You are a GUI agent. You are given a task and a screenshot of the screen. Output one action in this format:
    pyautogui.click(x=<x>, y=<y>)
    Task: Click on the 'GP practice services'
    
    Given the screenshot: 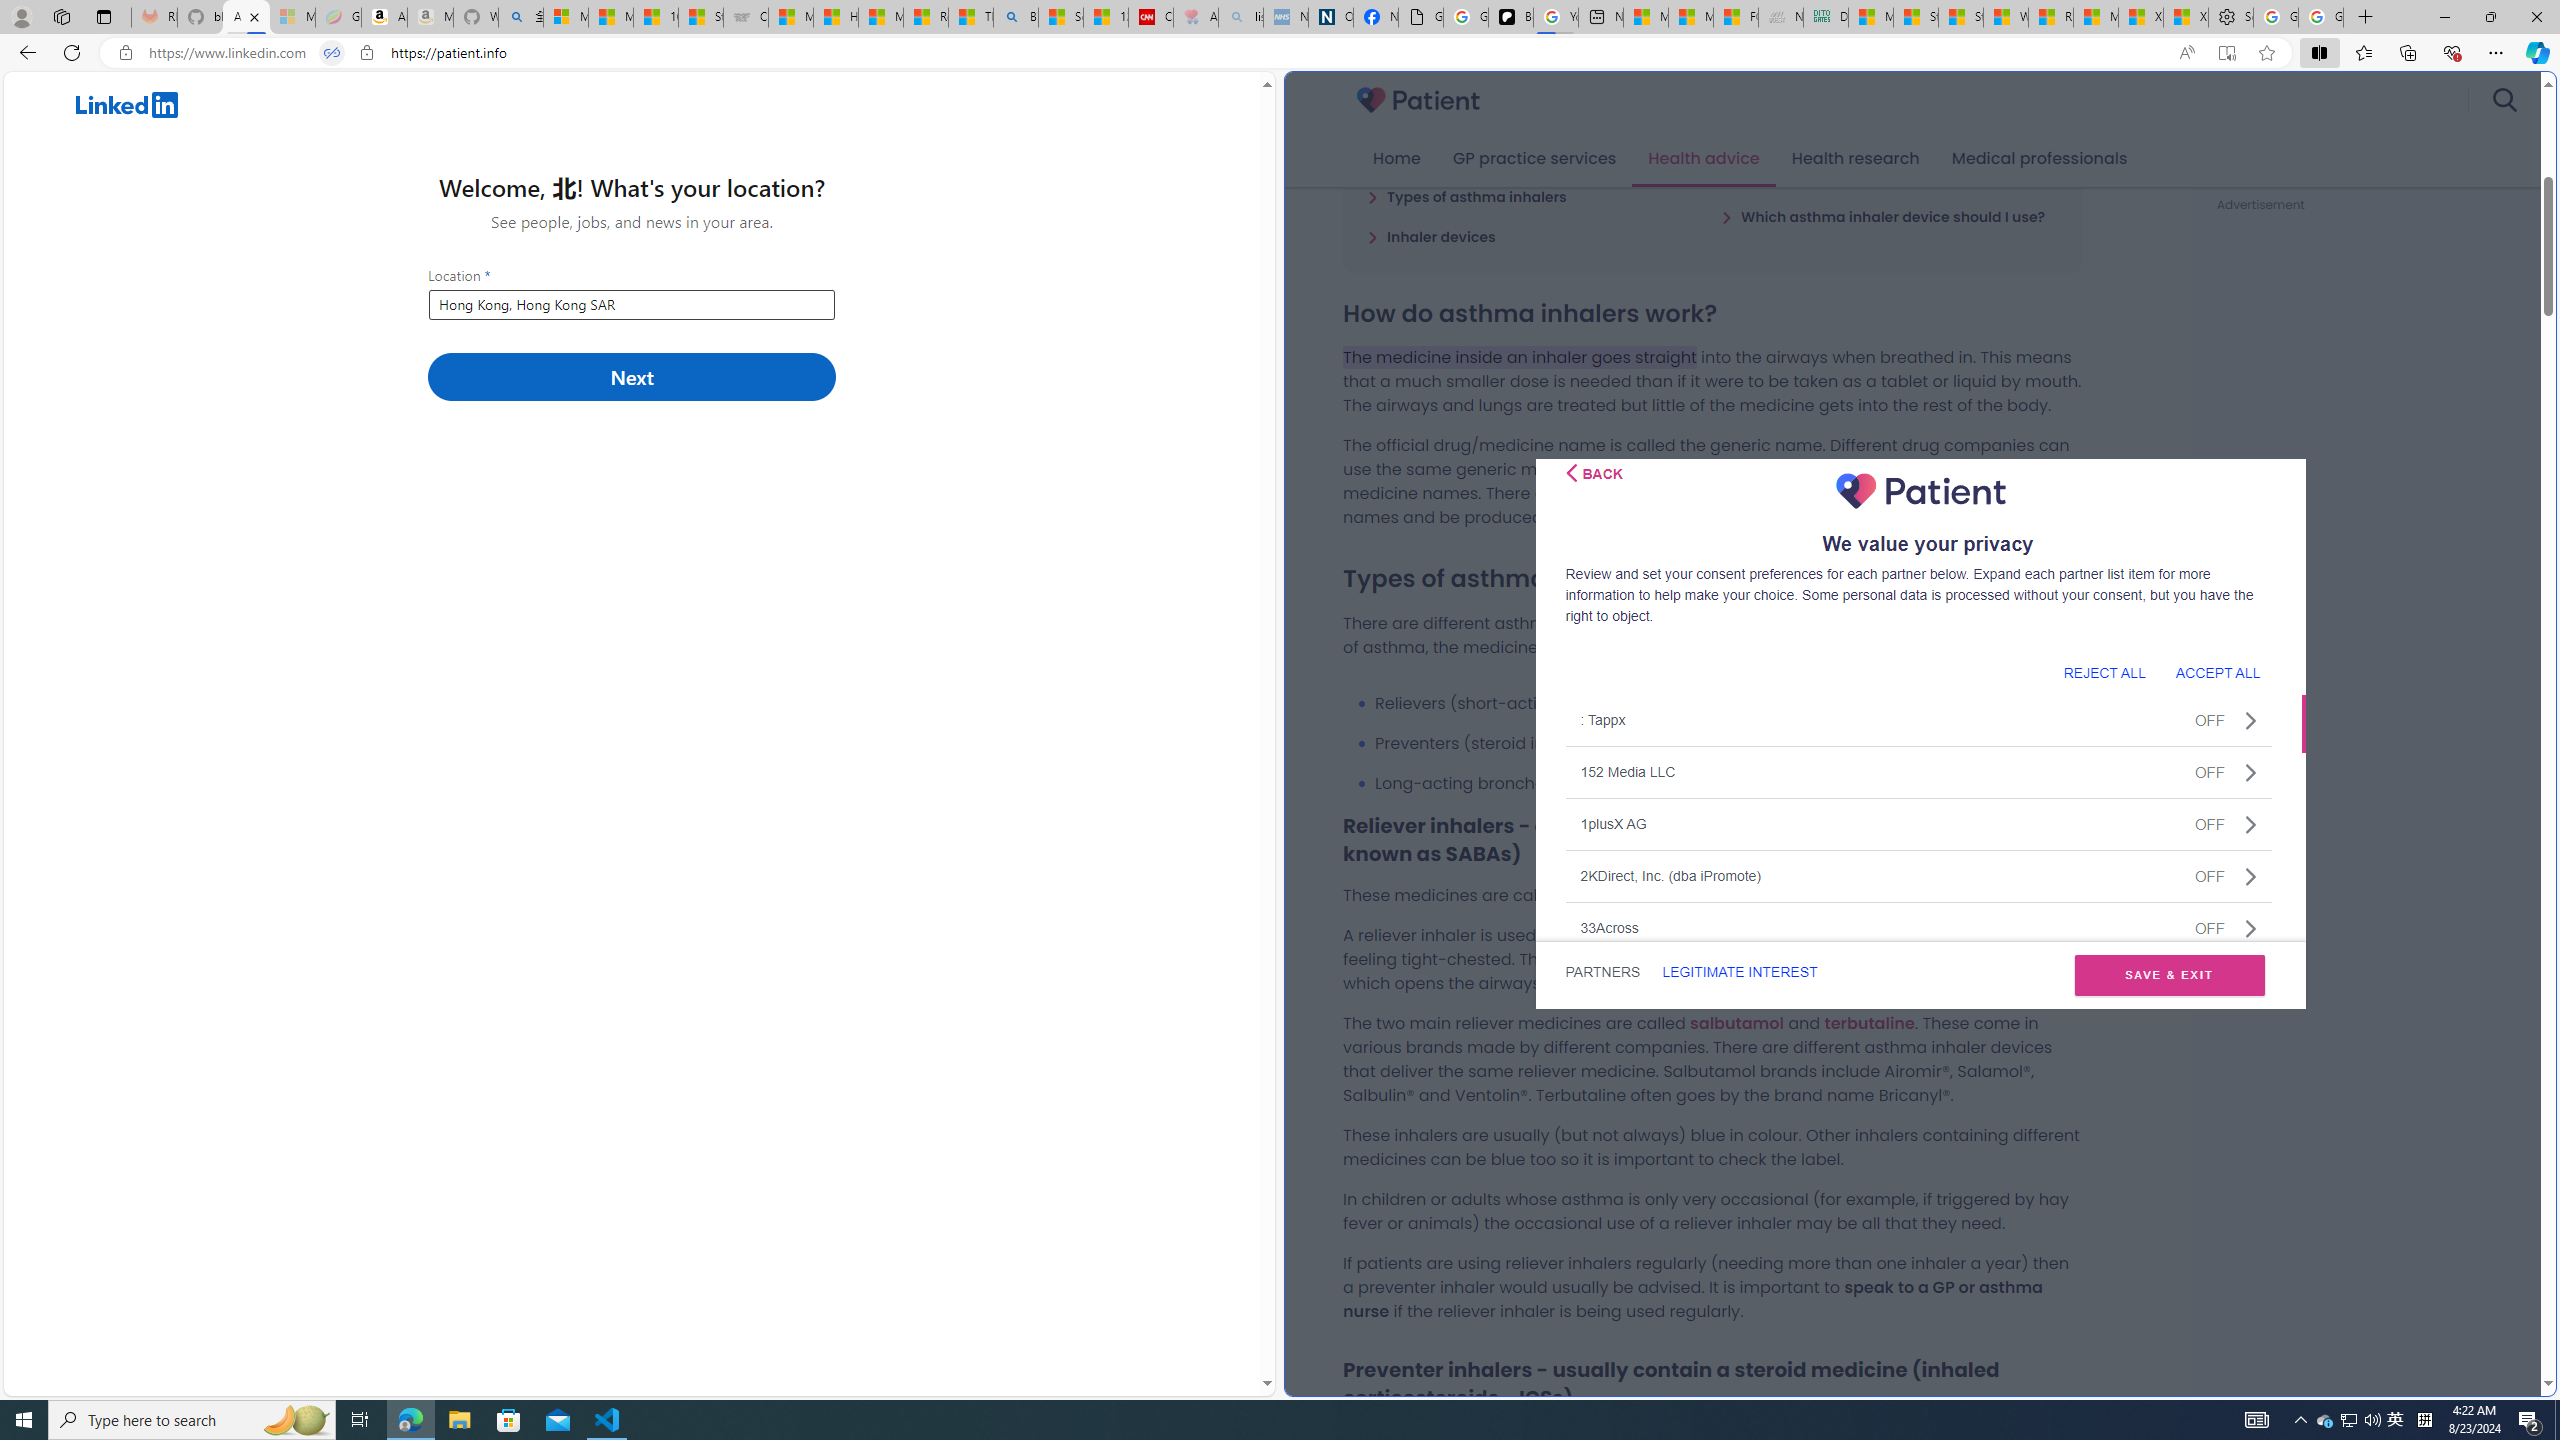 What is the action you would take?
    pyautogui.click(x=1533, y=158)
    